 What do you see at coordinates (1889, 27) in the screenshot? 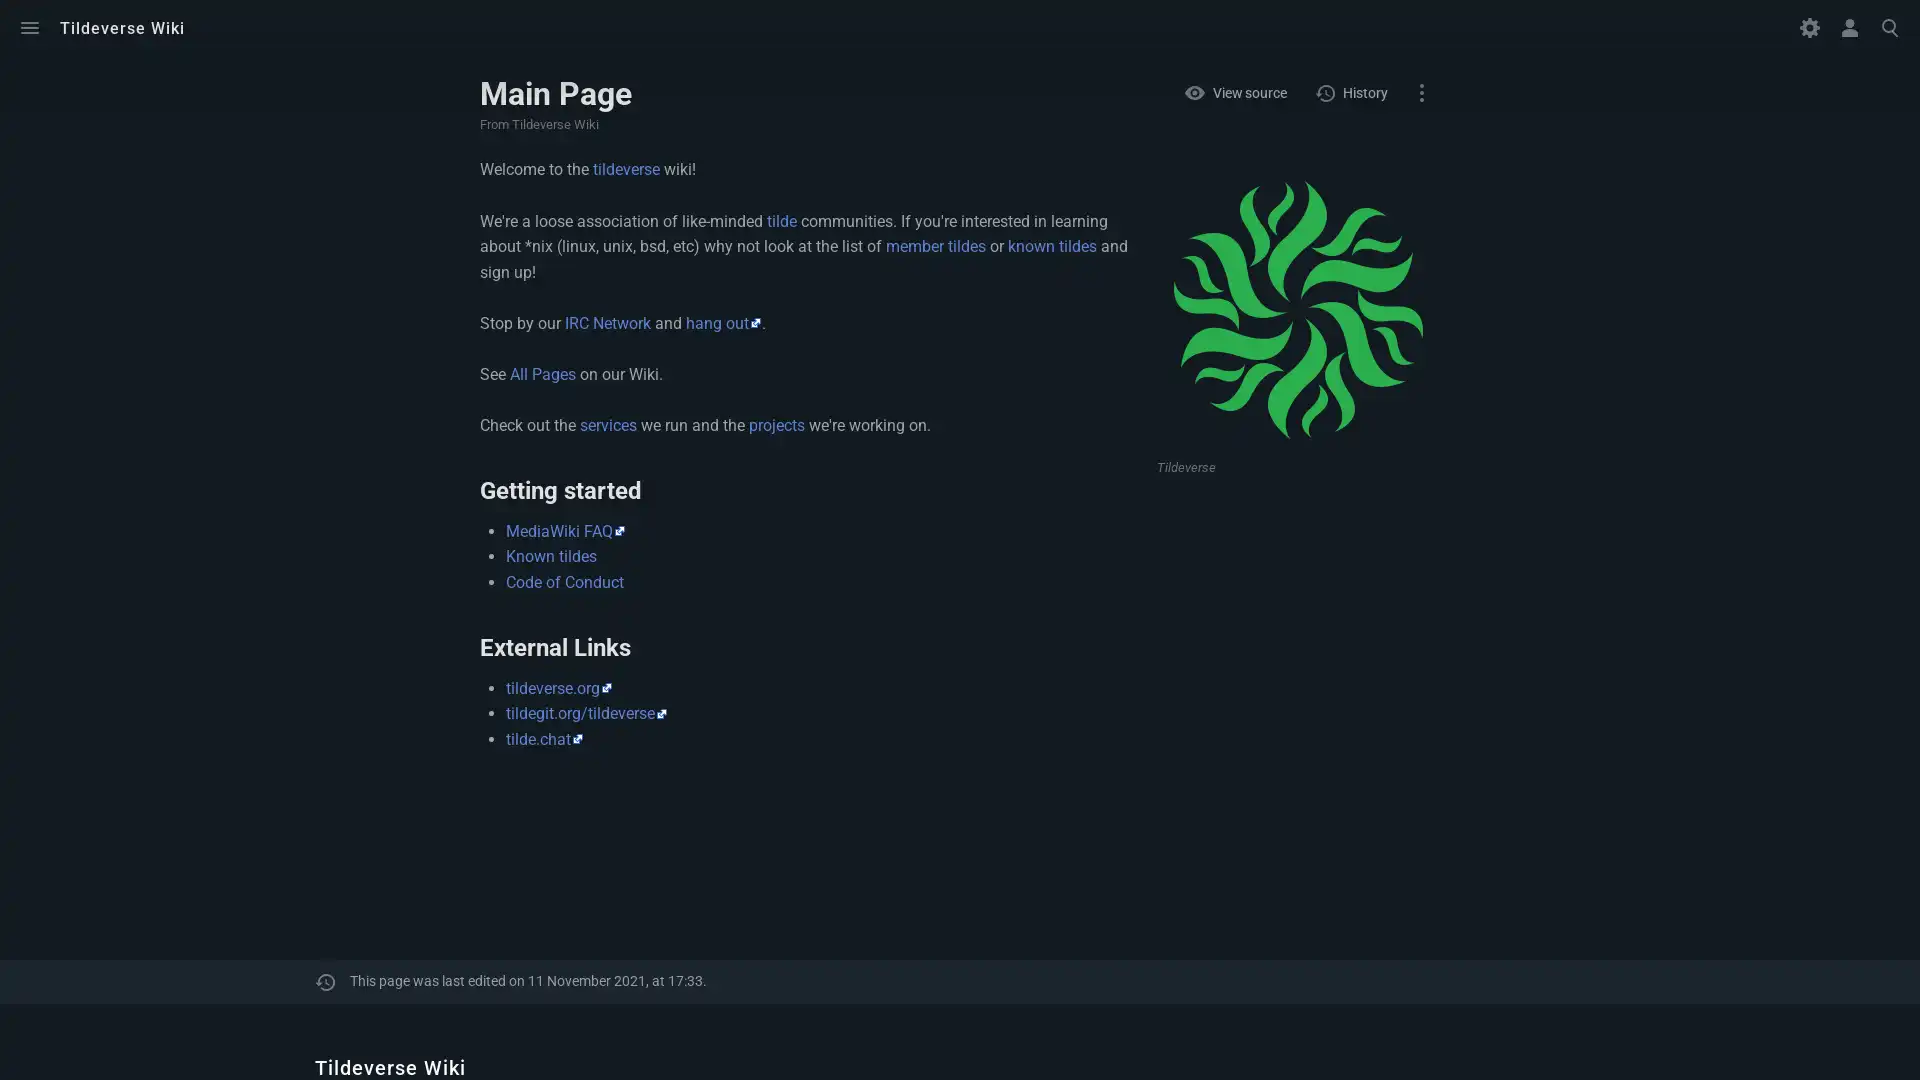
I see `Toggle search` at bounding box center [1889, 27].